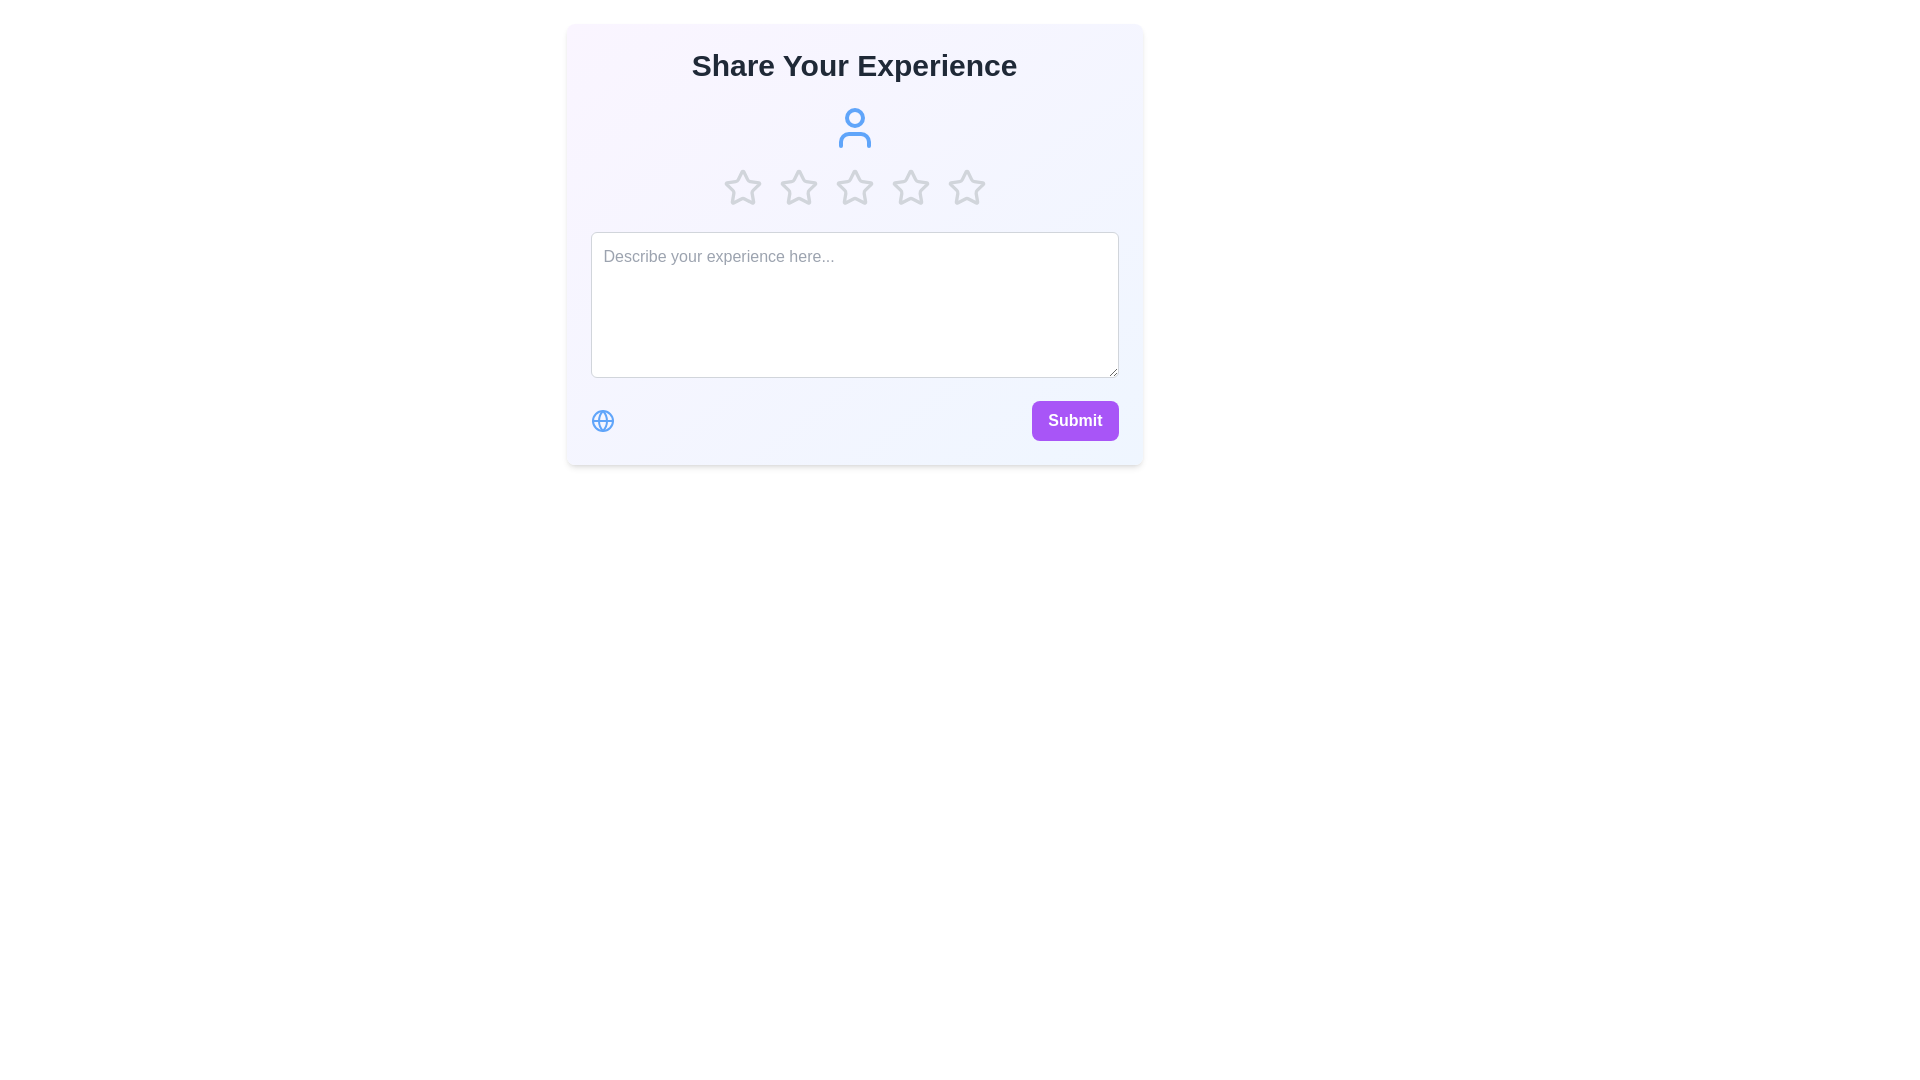  I want to click on the first star icon in the rating component to assign a rating, so click(741, 186).